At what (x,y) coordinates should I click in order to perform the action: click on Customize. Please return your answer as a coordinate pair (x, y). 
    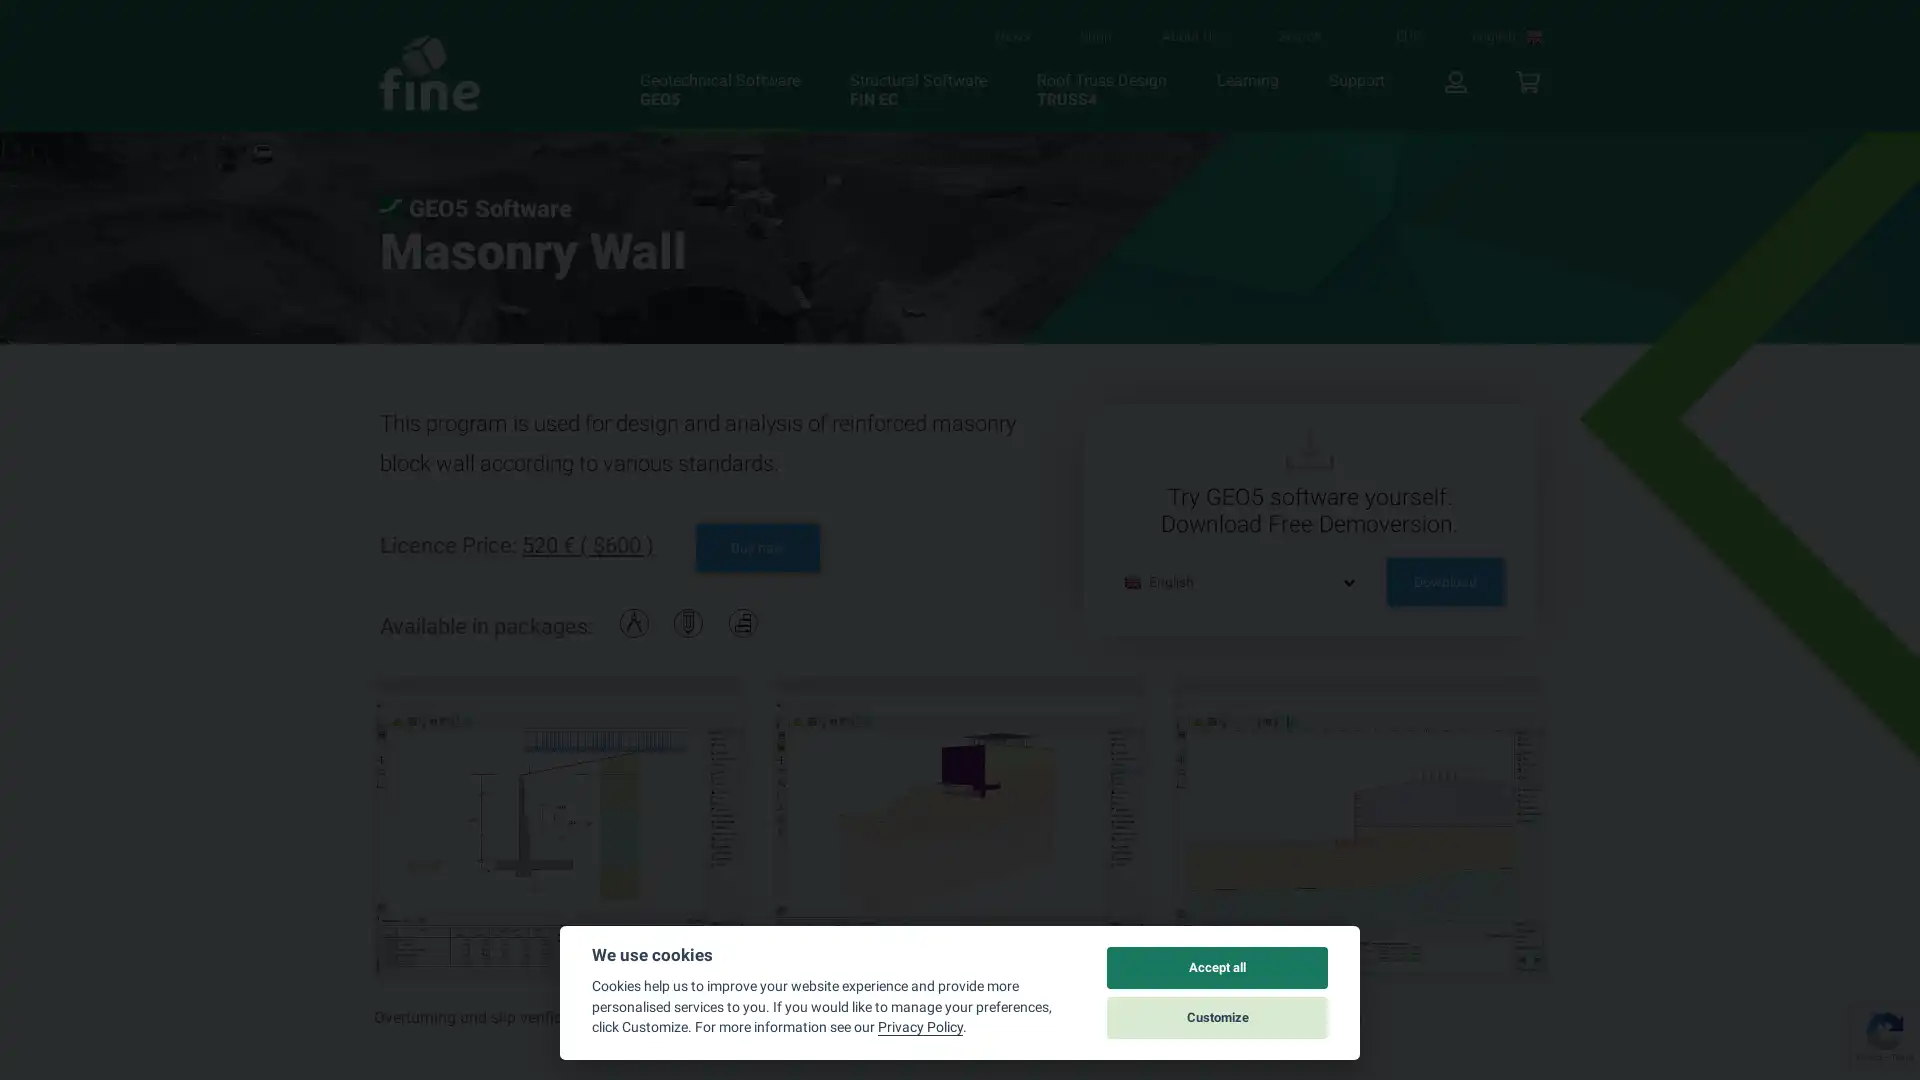
    Looking at the image, I should click on (1216, 1018).